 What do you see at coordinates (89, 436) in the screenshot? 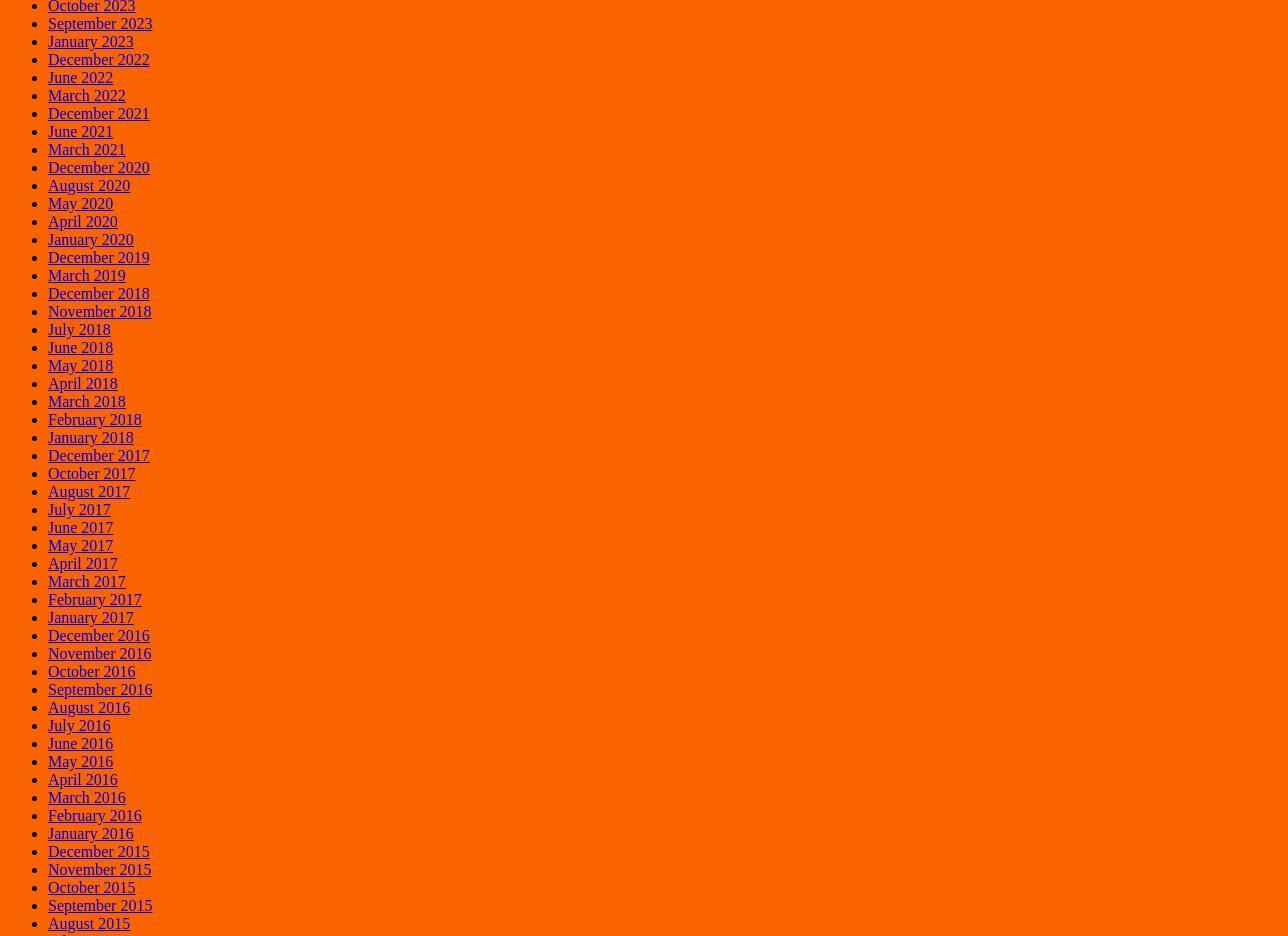
I see `'January 2018'` at bounding box center [89, 436].